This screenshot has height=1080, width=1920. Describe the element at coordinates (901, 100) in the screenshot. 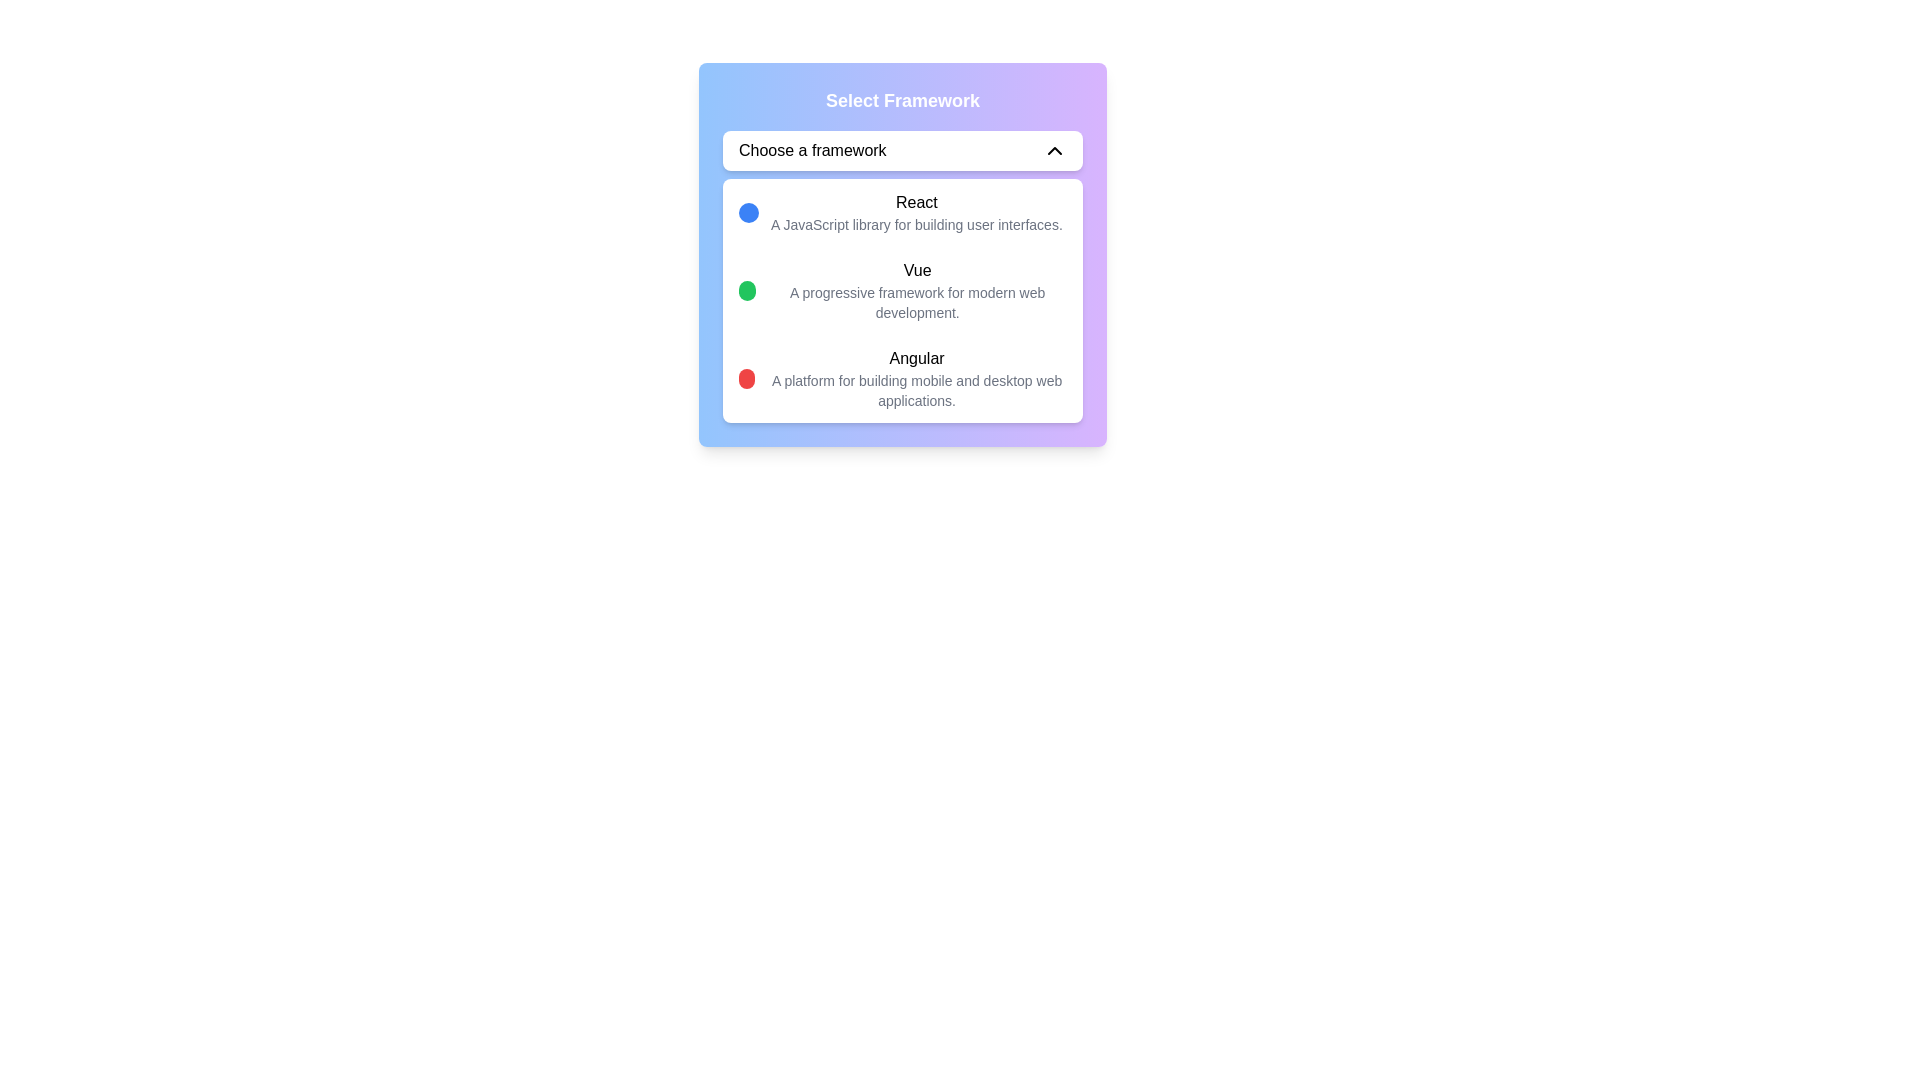

I see `the text label 'Select Framework' which is prominently displayed in white, bold font at the top of a card UI component with a gradient background` at that location.